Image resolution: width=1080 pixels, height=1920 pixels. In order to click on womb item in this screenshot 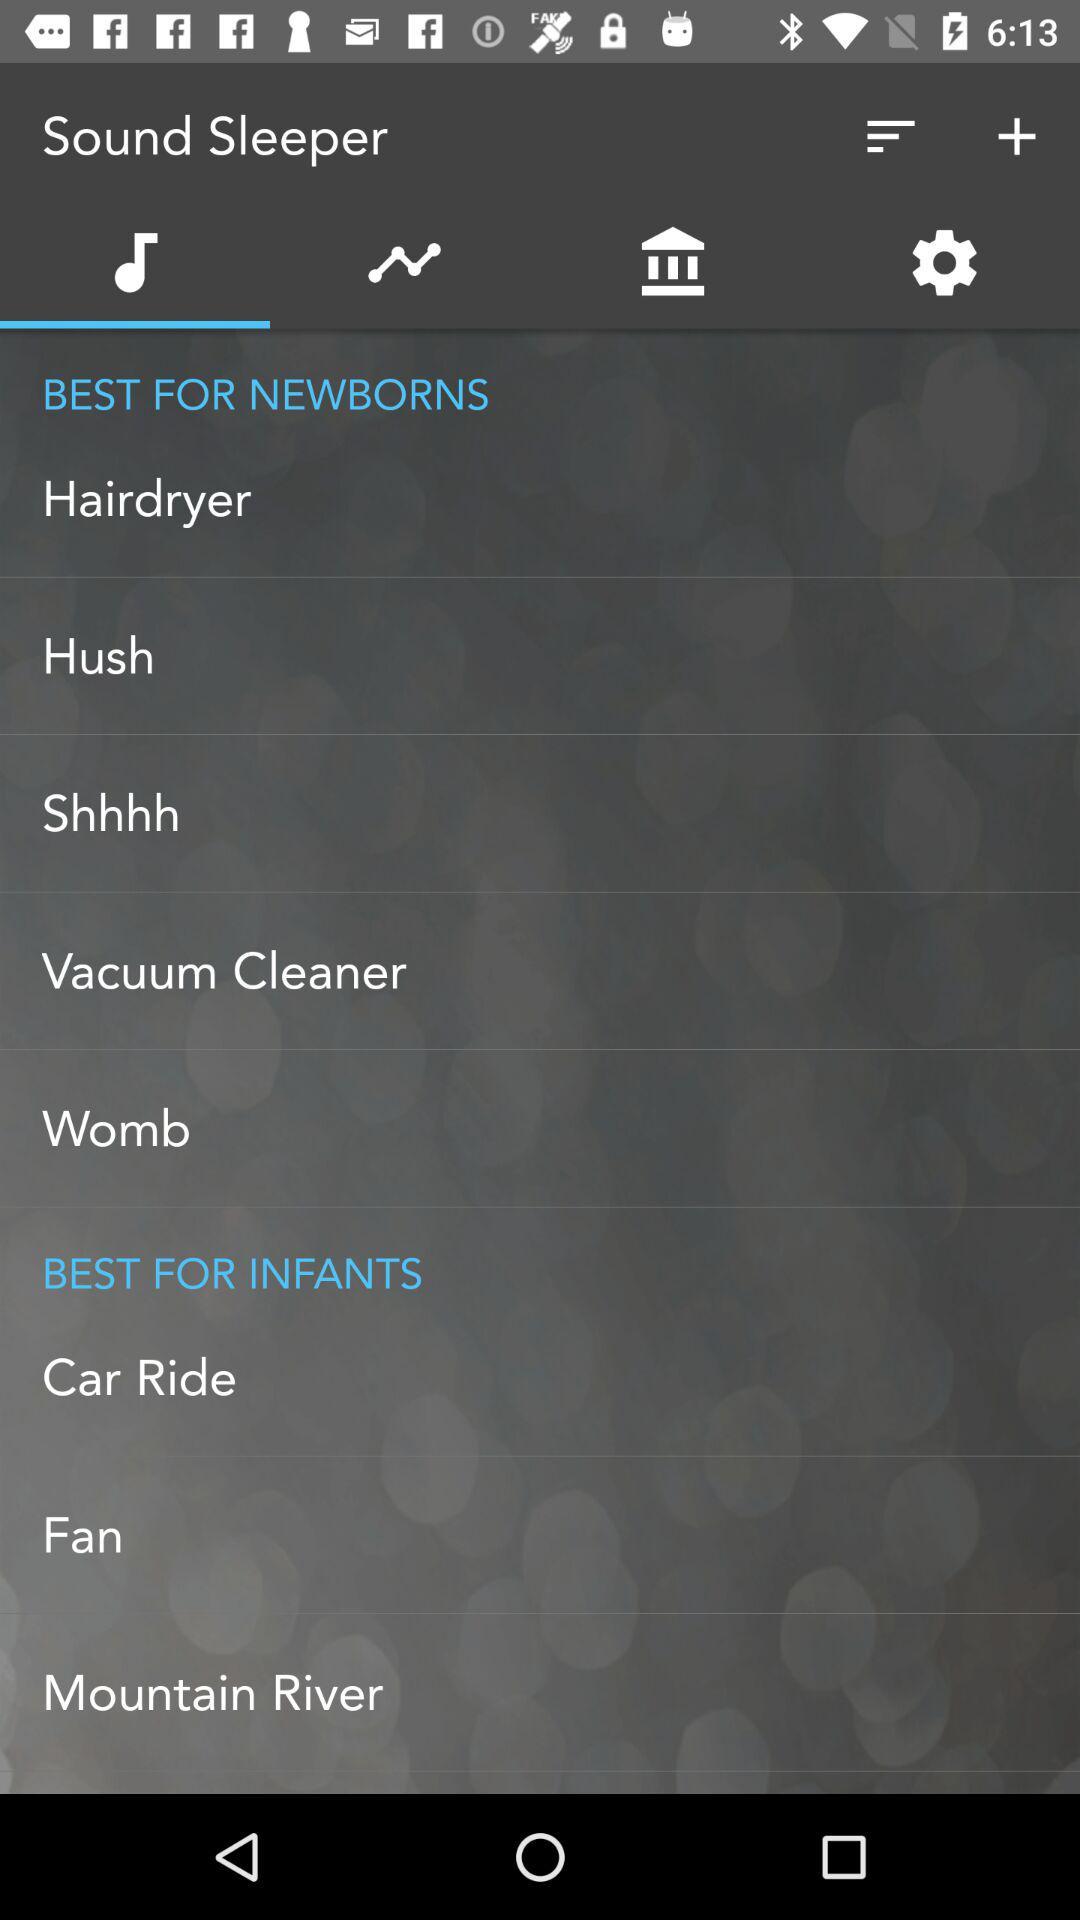, I will do `click(560, 1128)`.